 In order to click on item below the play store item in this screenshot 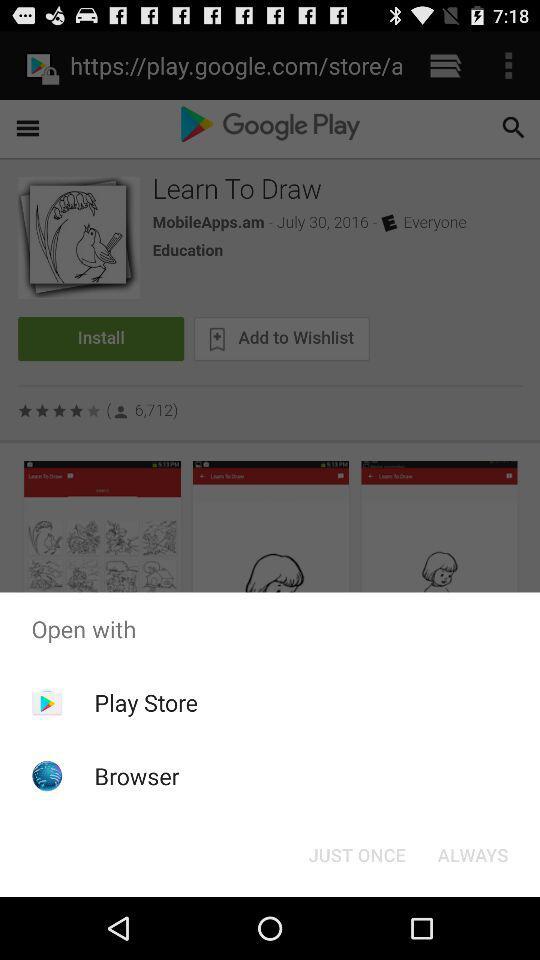, I will do `click(136, 775)`.